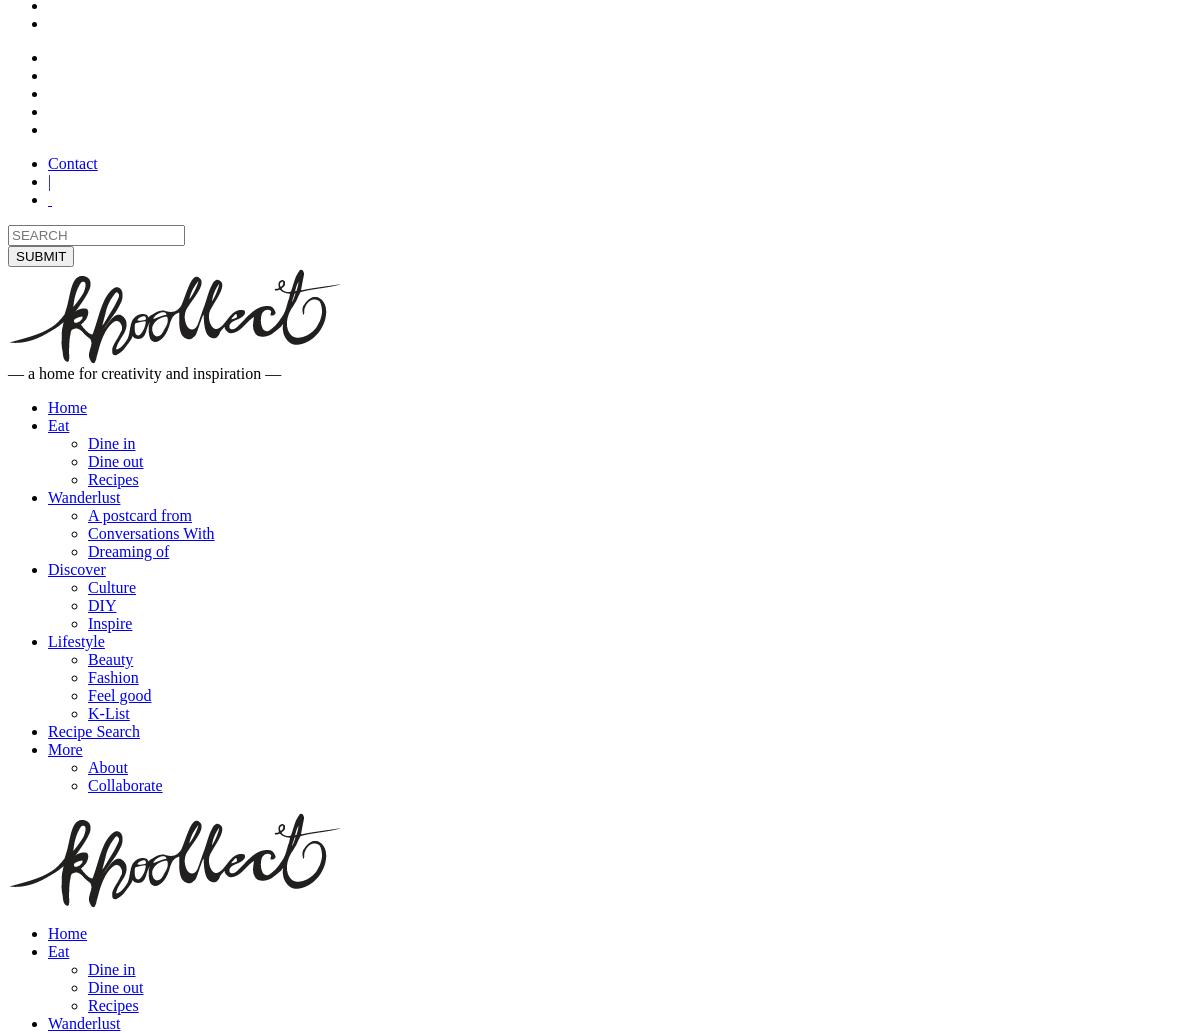 The width and height of the screenshot is (1200, 1033). I want to click on 'Contact', so click(72, 163).